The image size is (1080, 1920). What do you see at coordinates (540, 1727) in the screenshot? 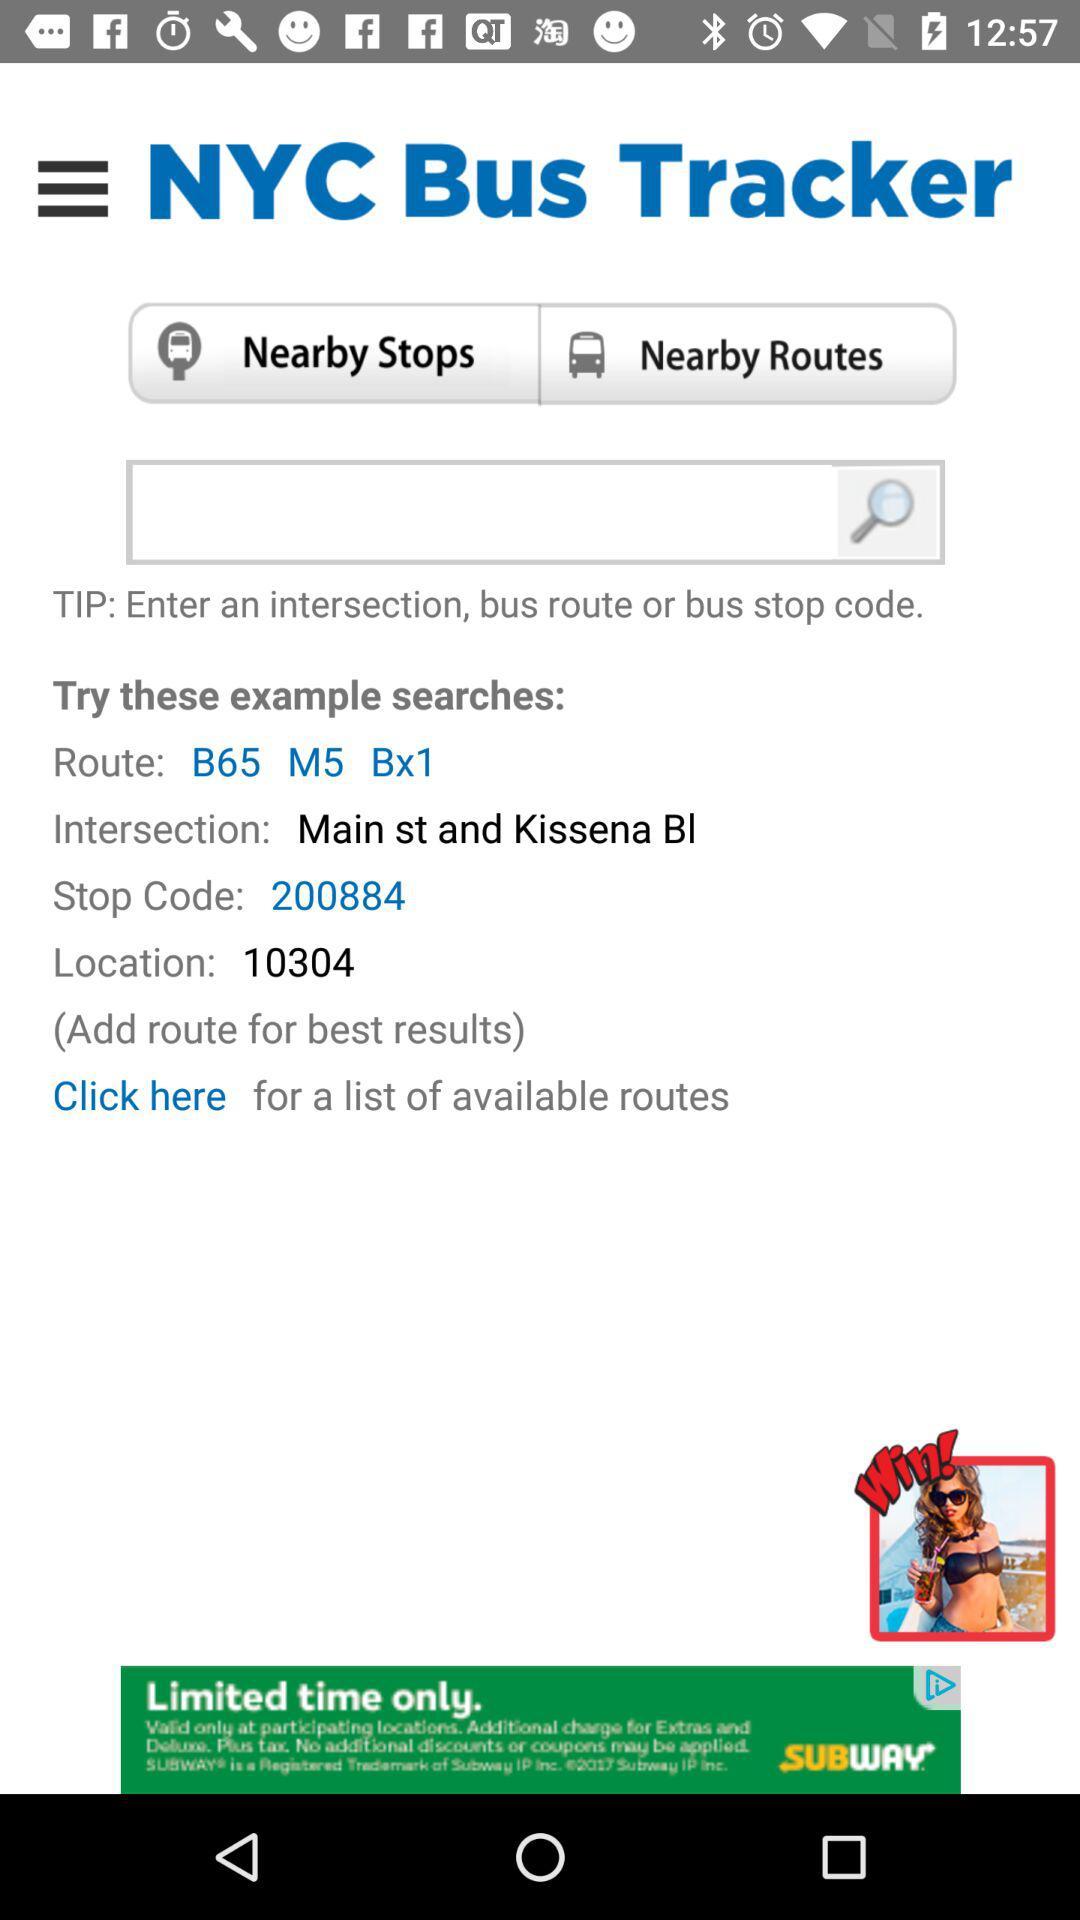
I see `advertisement` at bounding box center [540, 1727].